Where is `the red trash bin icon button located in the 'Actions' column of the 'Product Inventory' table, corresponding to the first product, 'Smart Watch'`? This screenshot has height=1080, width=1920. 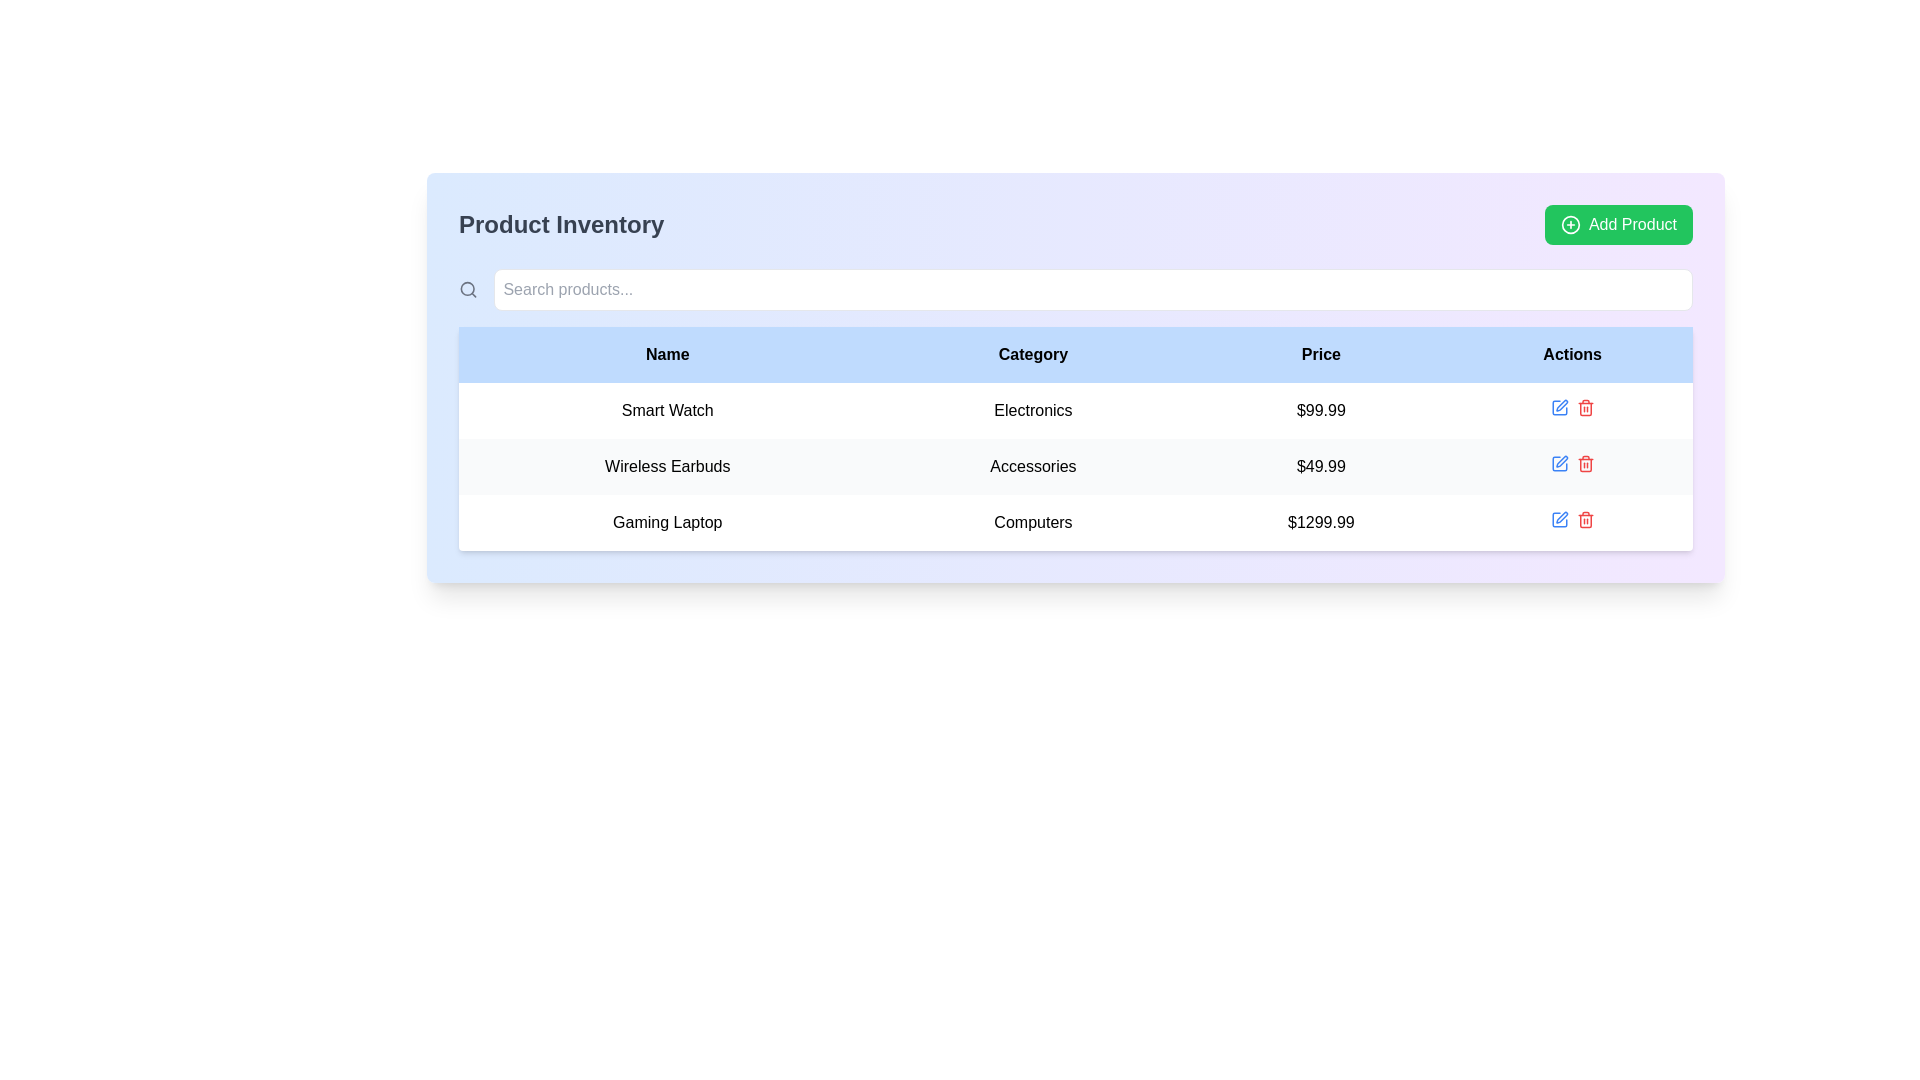
the red trash bin icon button located in the 'Actions' column of the 'Product Inventory' table, corresponding to the first product, 'Smart Watch' is located at coordinates (1584, 407).